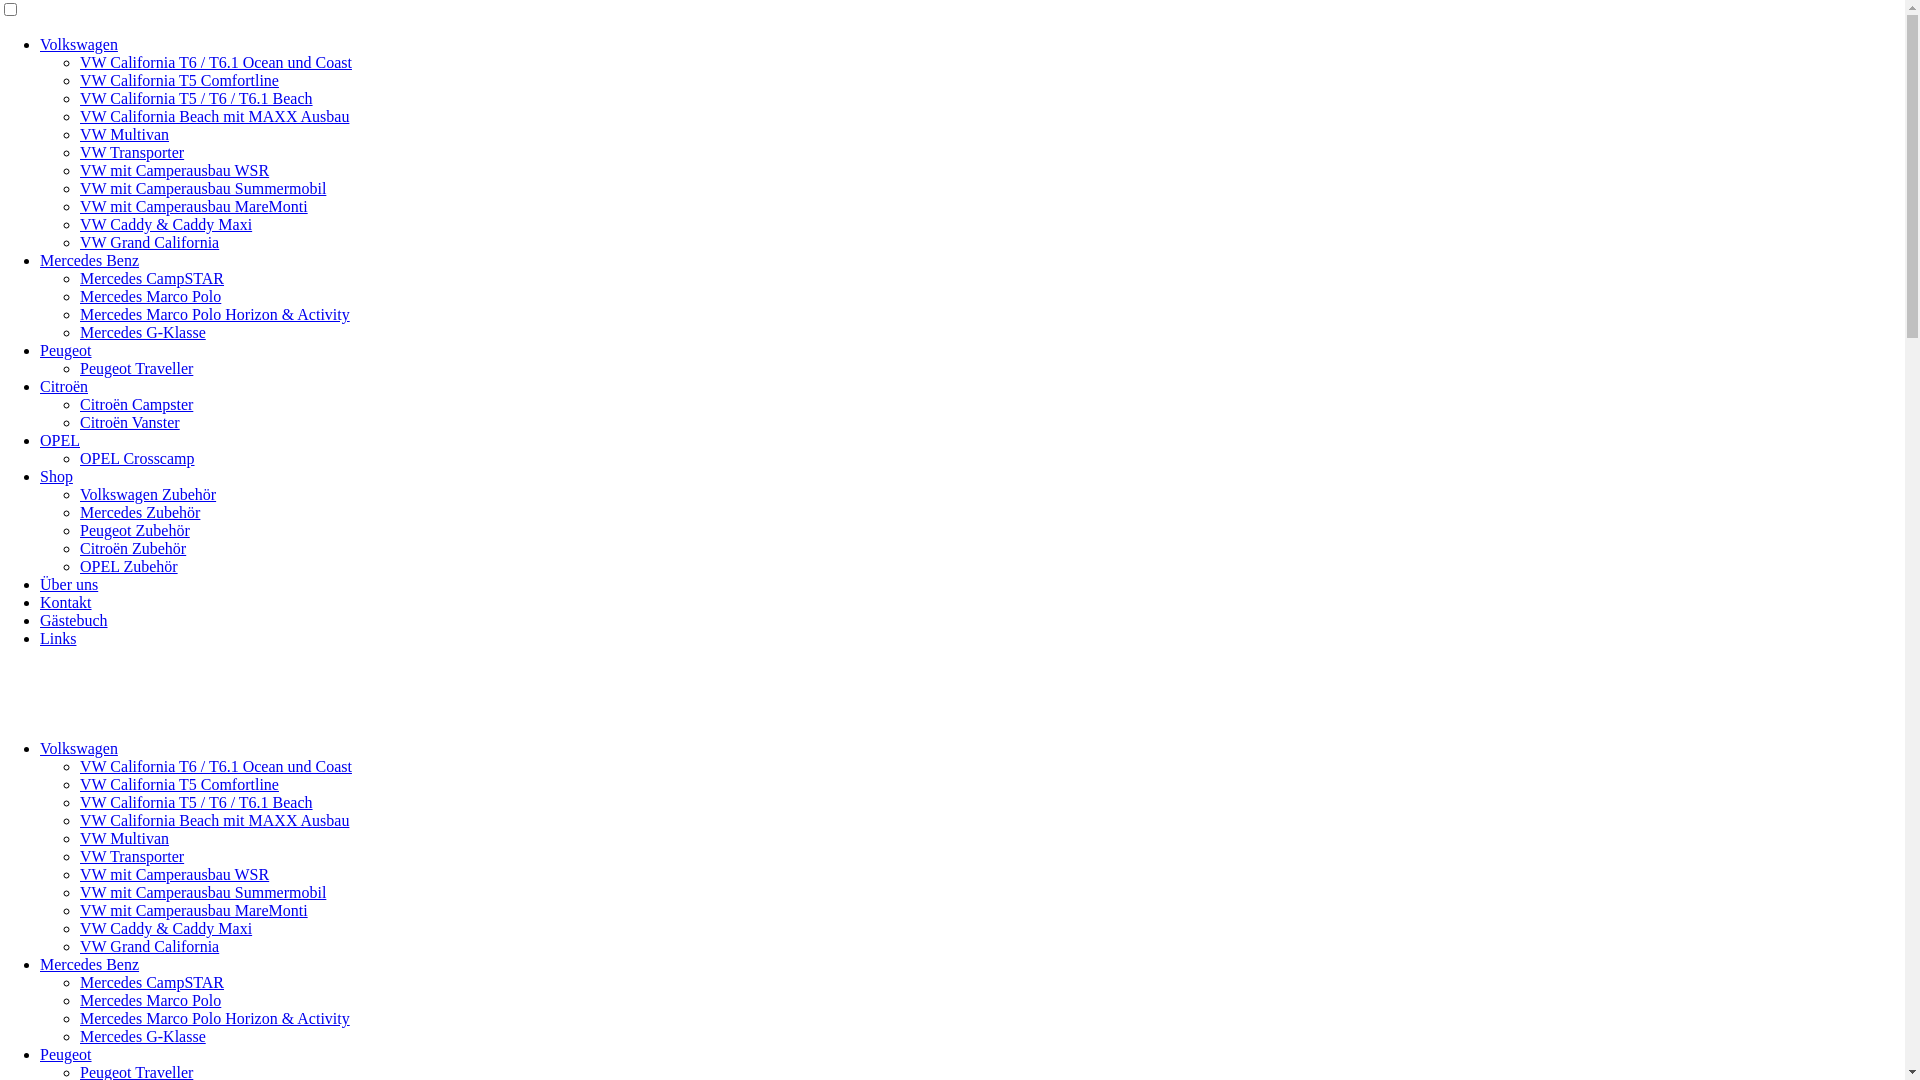 The image size is (1920, 1080). What do you see at coordinates (66, 601) in the screenshot?
I see `'Kontakt'` at bounding box center [66, 601].